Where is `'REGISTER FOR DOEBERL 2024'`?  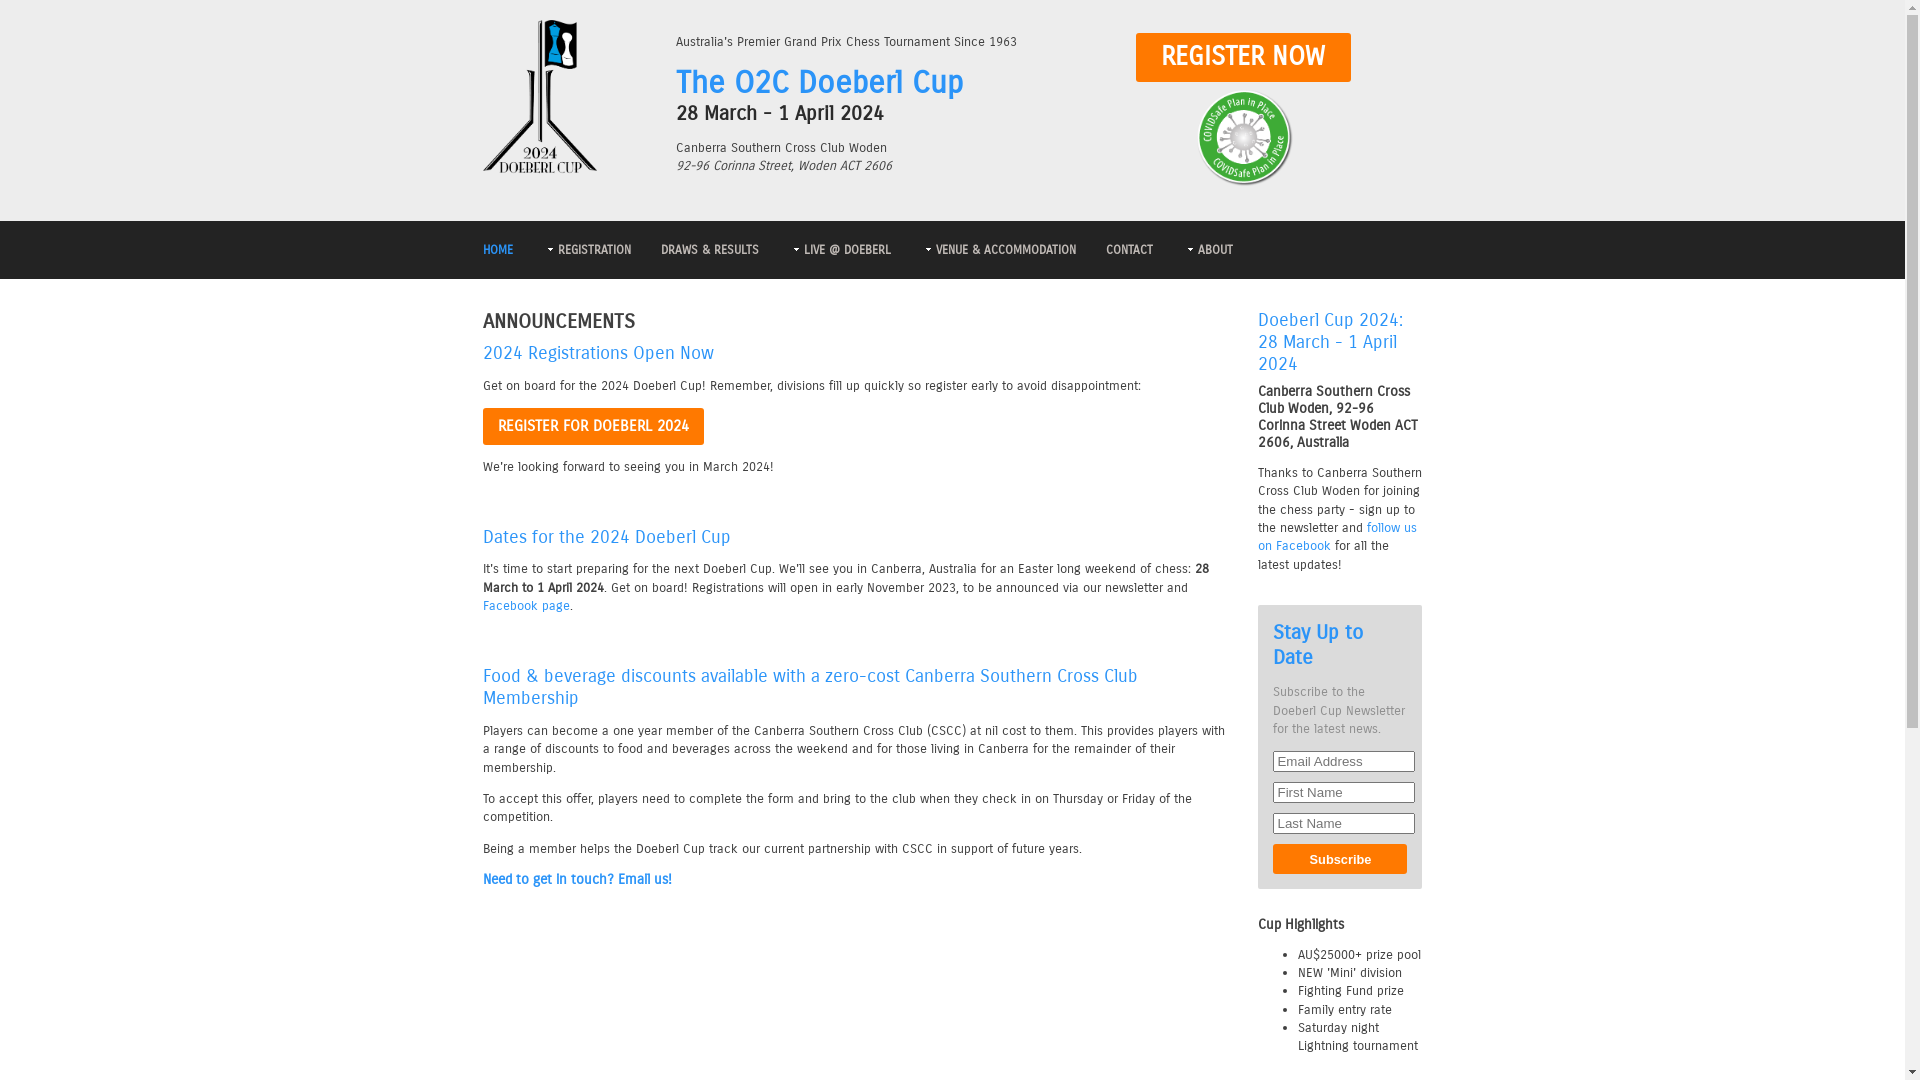
'REGISTER FOR DOEBERL 2024' is located at coordinates (592, 425).